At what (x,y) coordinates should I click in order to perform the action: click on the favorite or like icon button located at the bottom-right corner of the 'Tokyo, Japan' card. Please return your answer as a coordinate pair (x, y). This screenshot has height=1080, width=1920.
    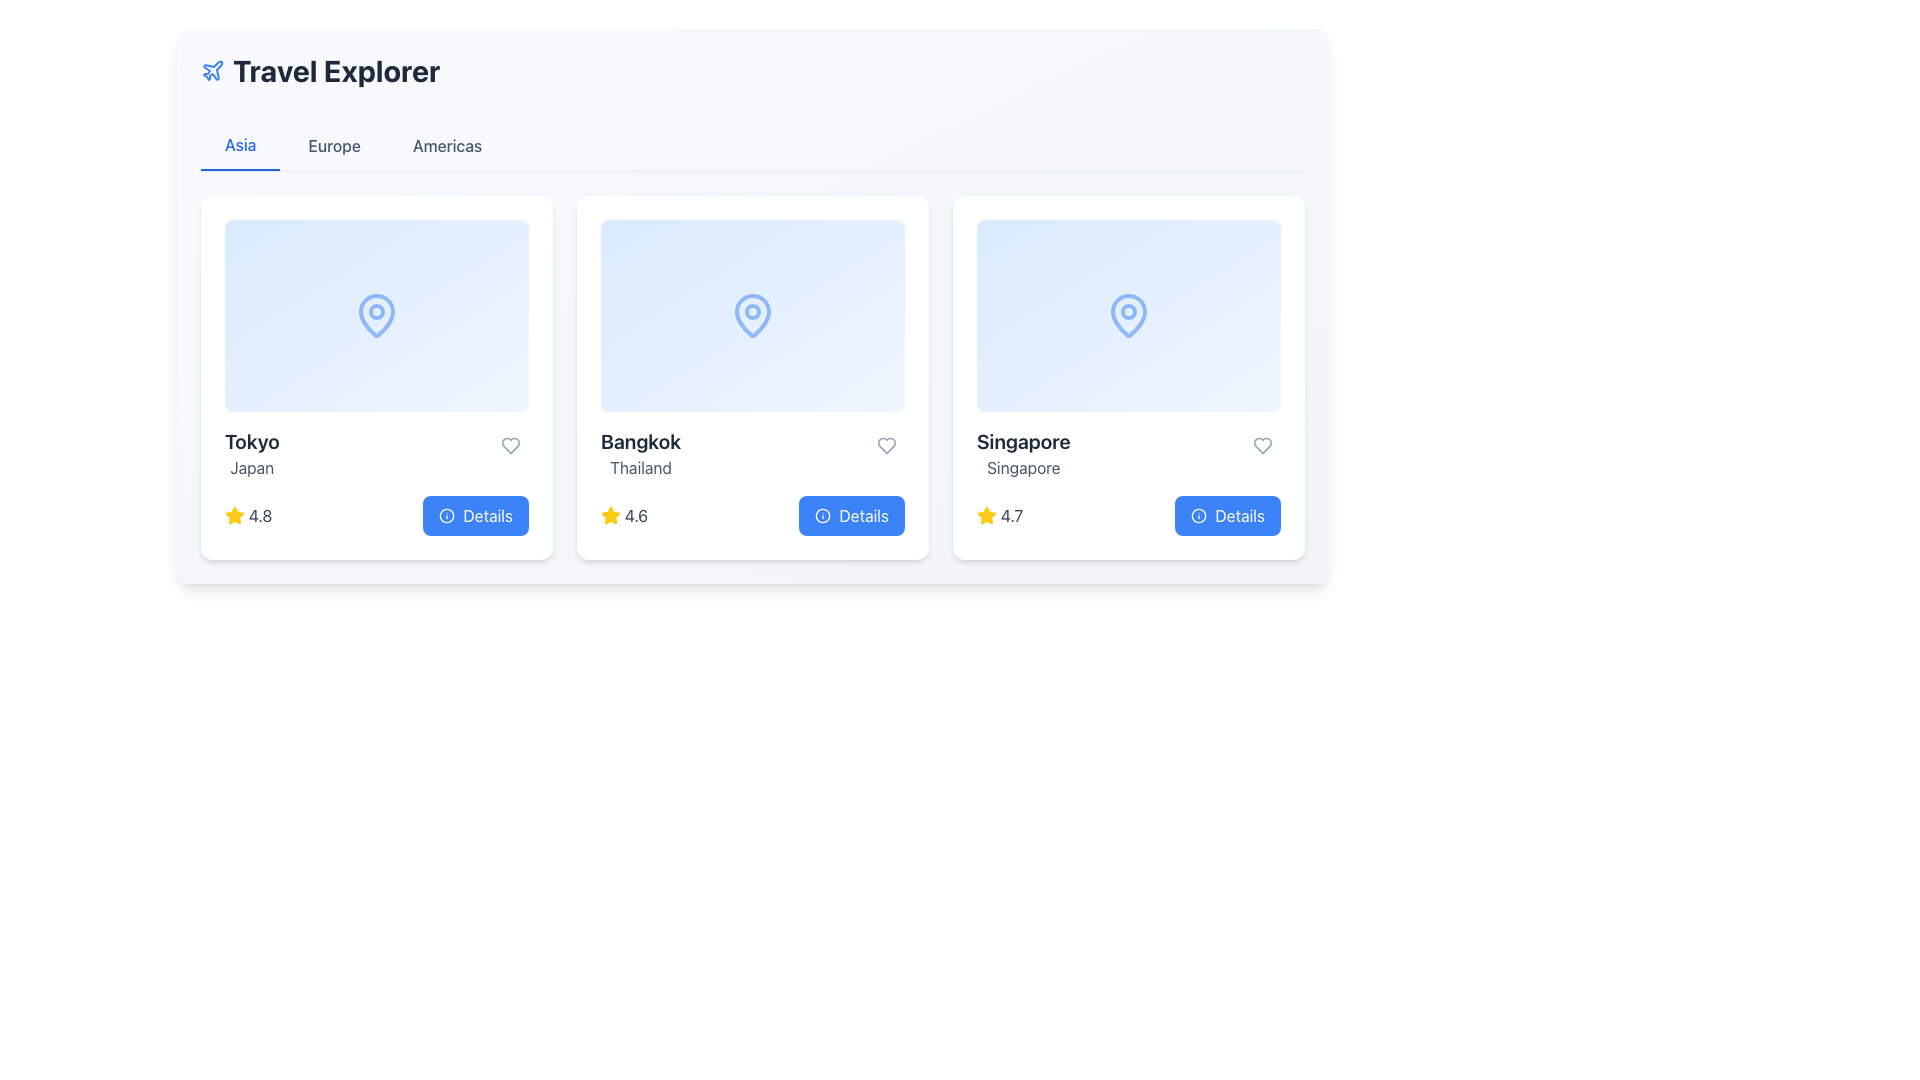
    Looking at the image, I should click on (510, 445).